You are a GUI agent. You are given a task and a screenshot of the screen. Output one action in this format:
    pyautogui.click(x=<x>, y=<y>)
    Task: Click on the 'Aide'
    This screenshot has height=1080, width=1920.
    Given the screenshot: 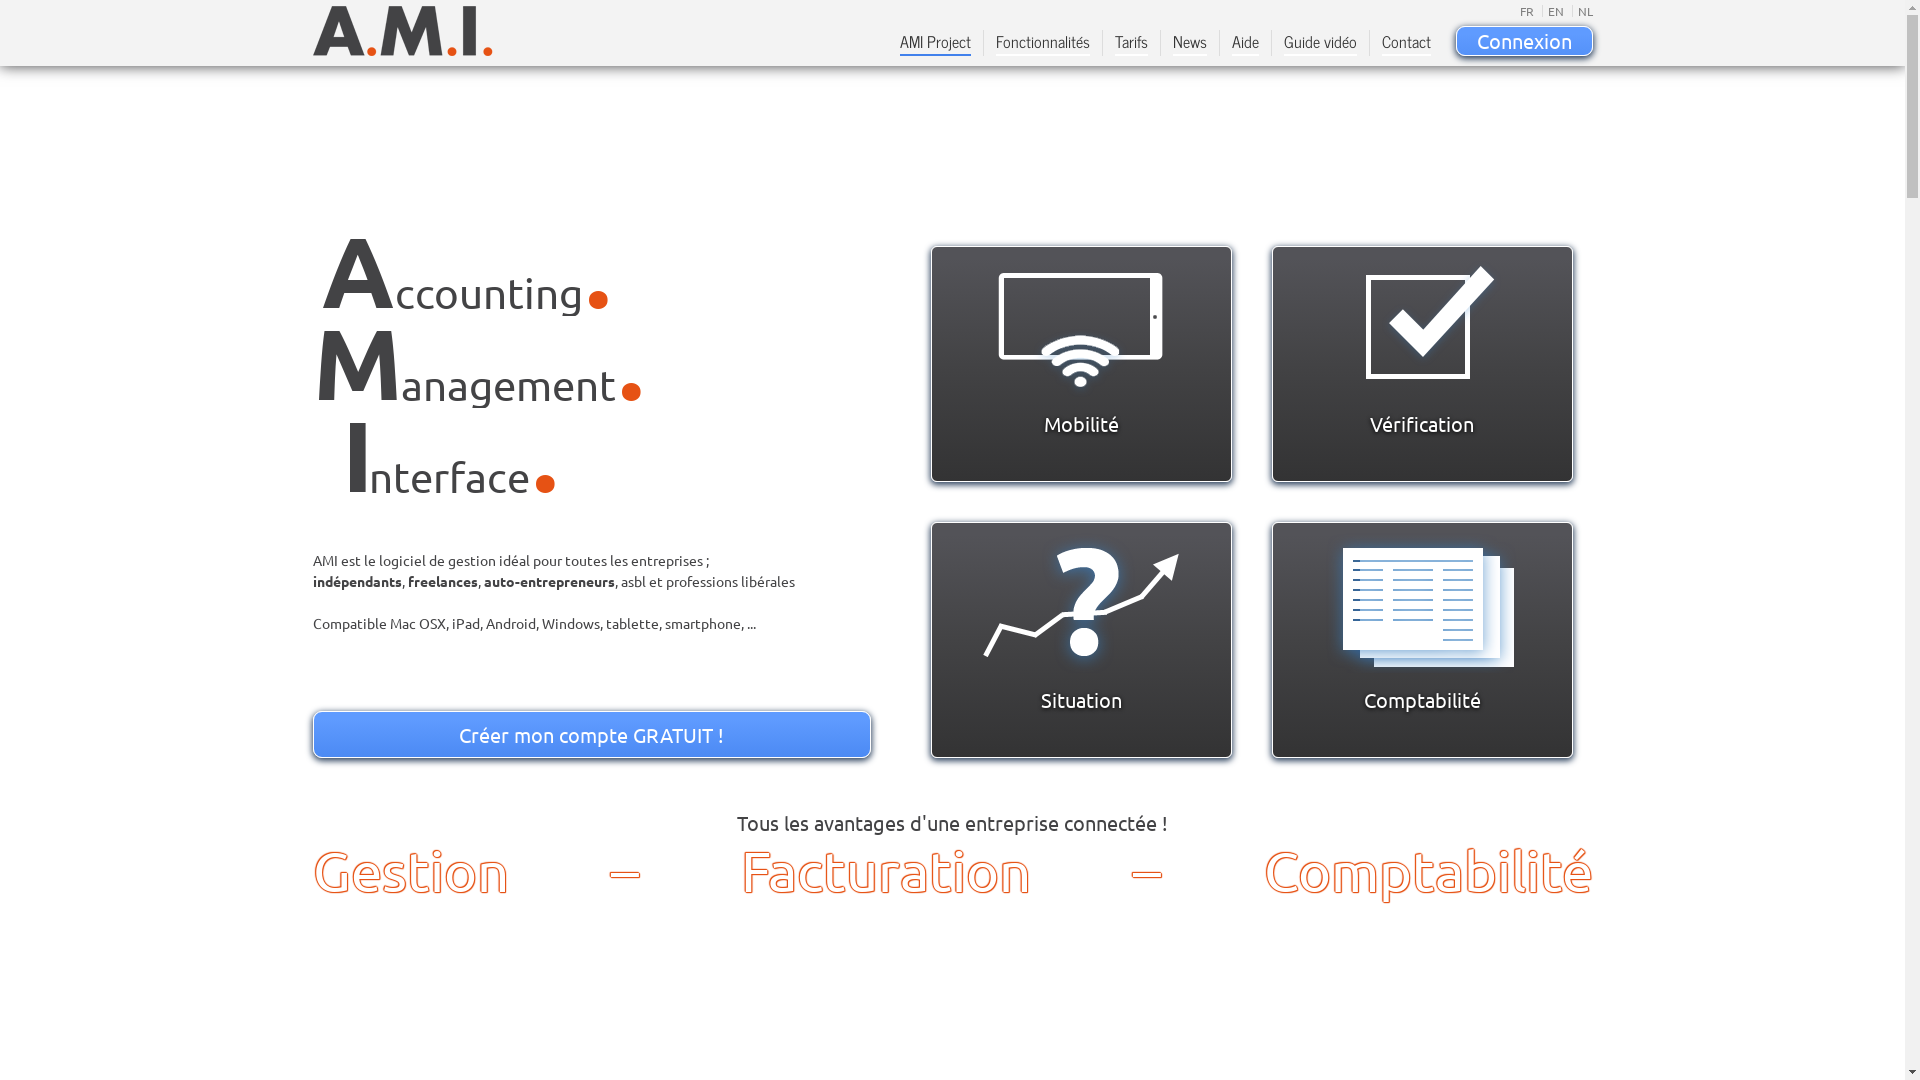 What is the action you would take?
    pyautogui.click(x=1244, y=44)
    